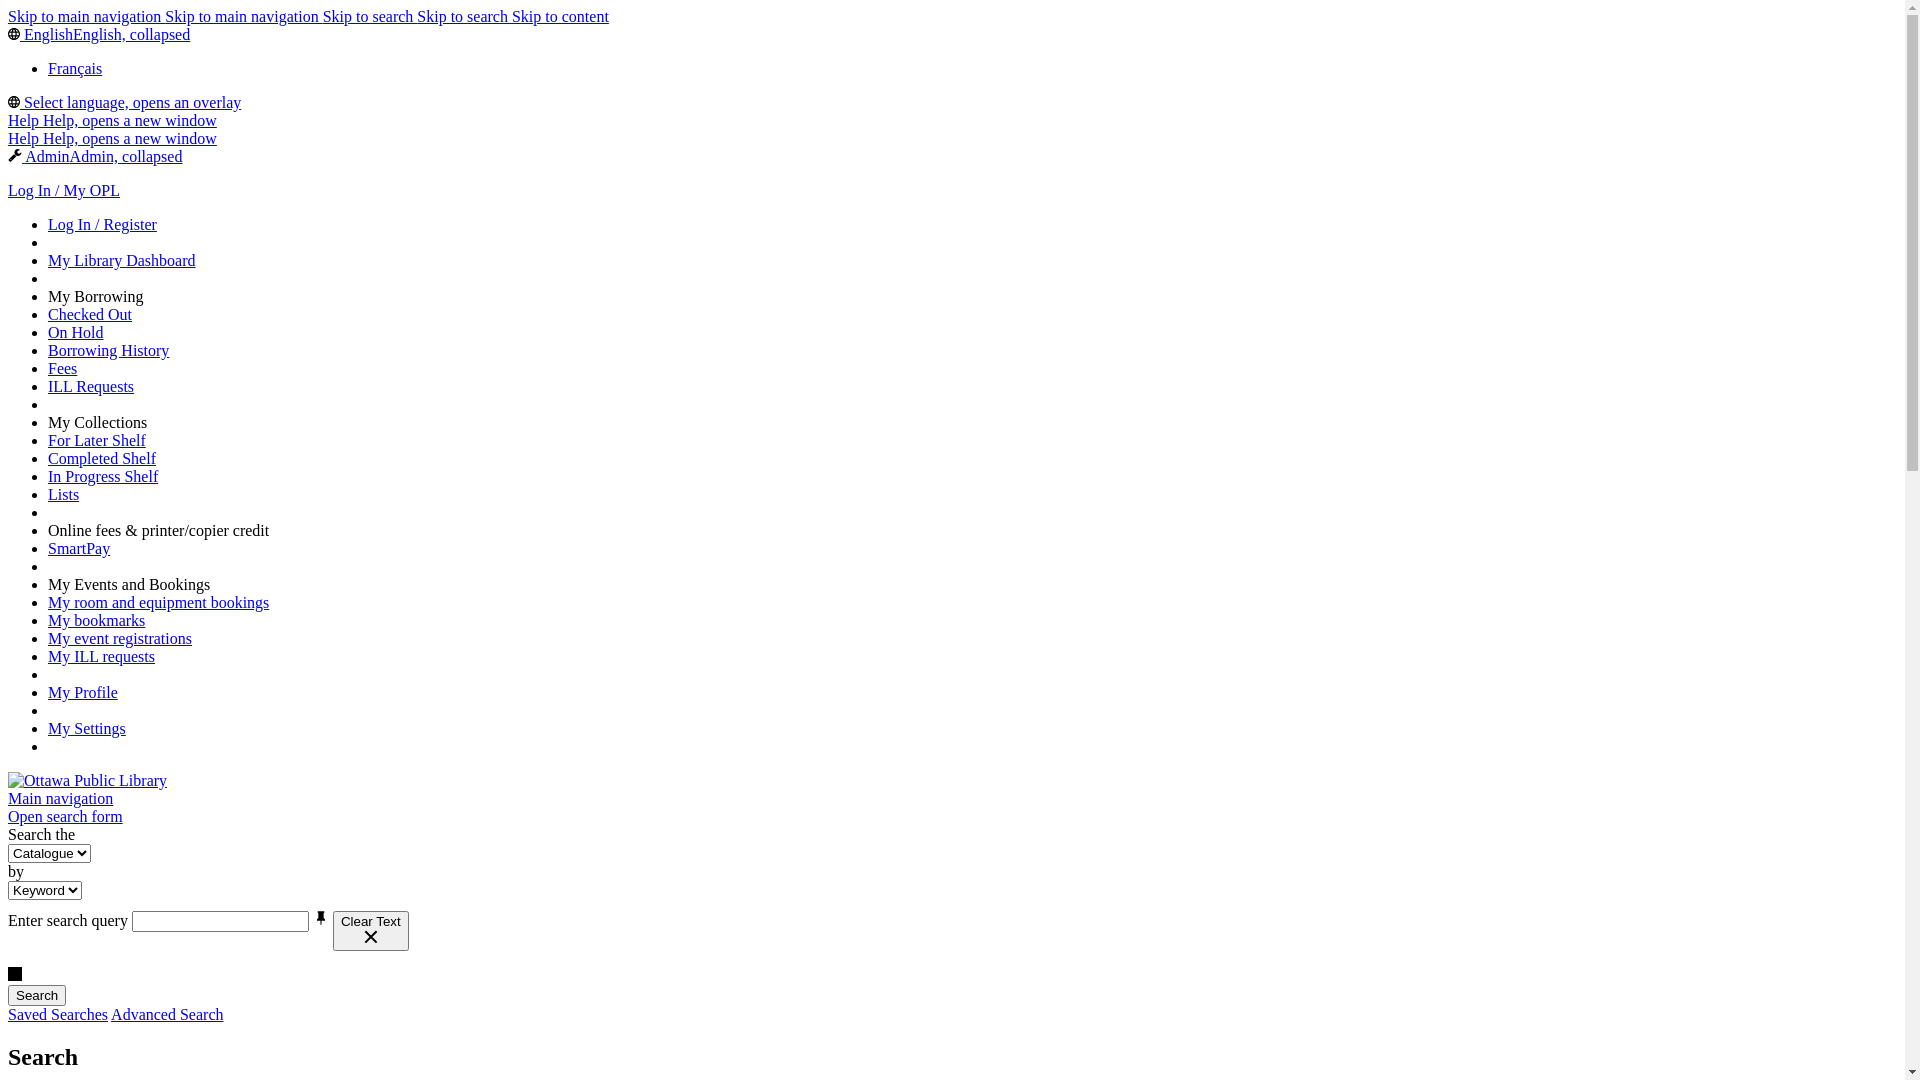 The width and height of the screenshot is (1920, 1080). What do you see at coordinates (119, 638) in the screenshot?
I see `'My event registrations'` at bounding box center [119, 638].